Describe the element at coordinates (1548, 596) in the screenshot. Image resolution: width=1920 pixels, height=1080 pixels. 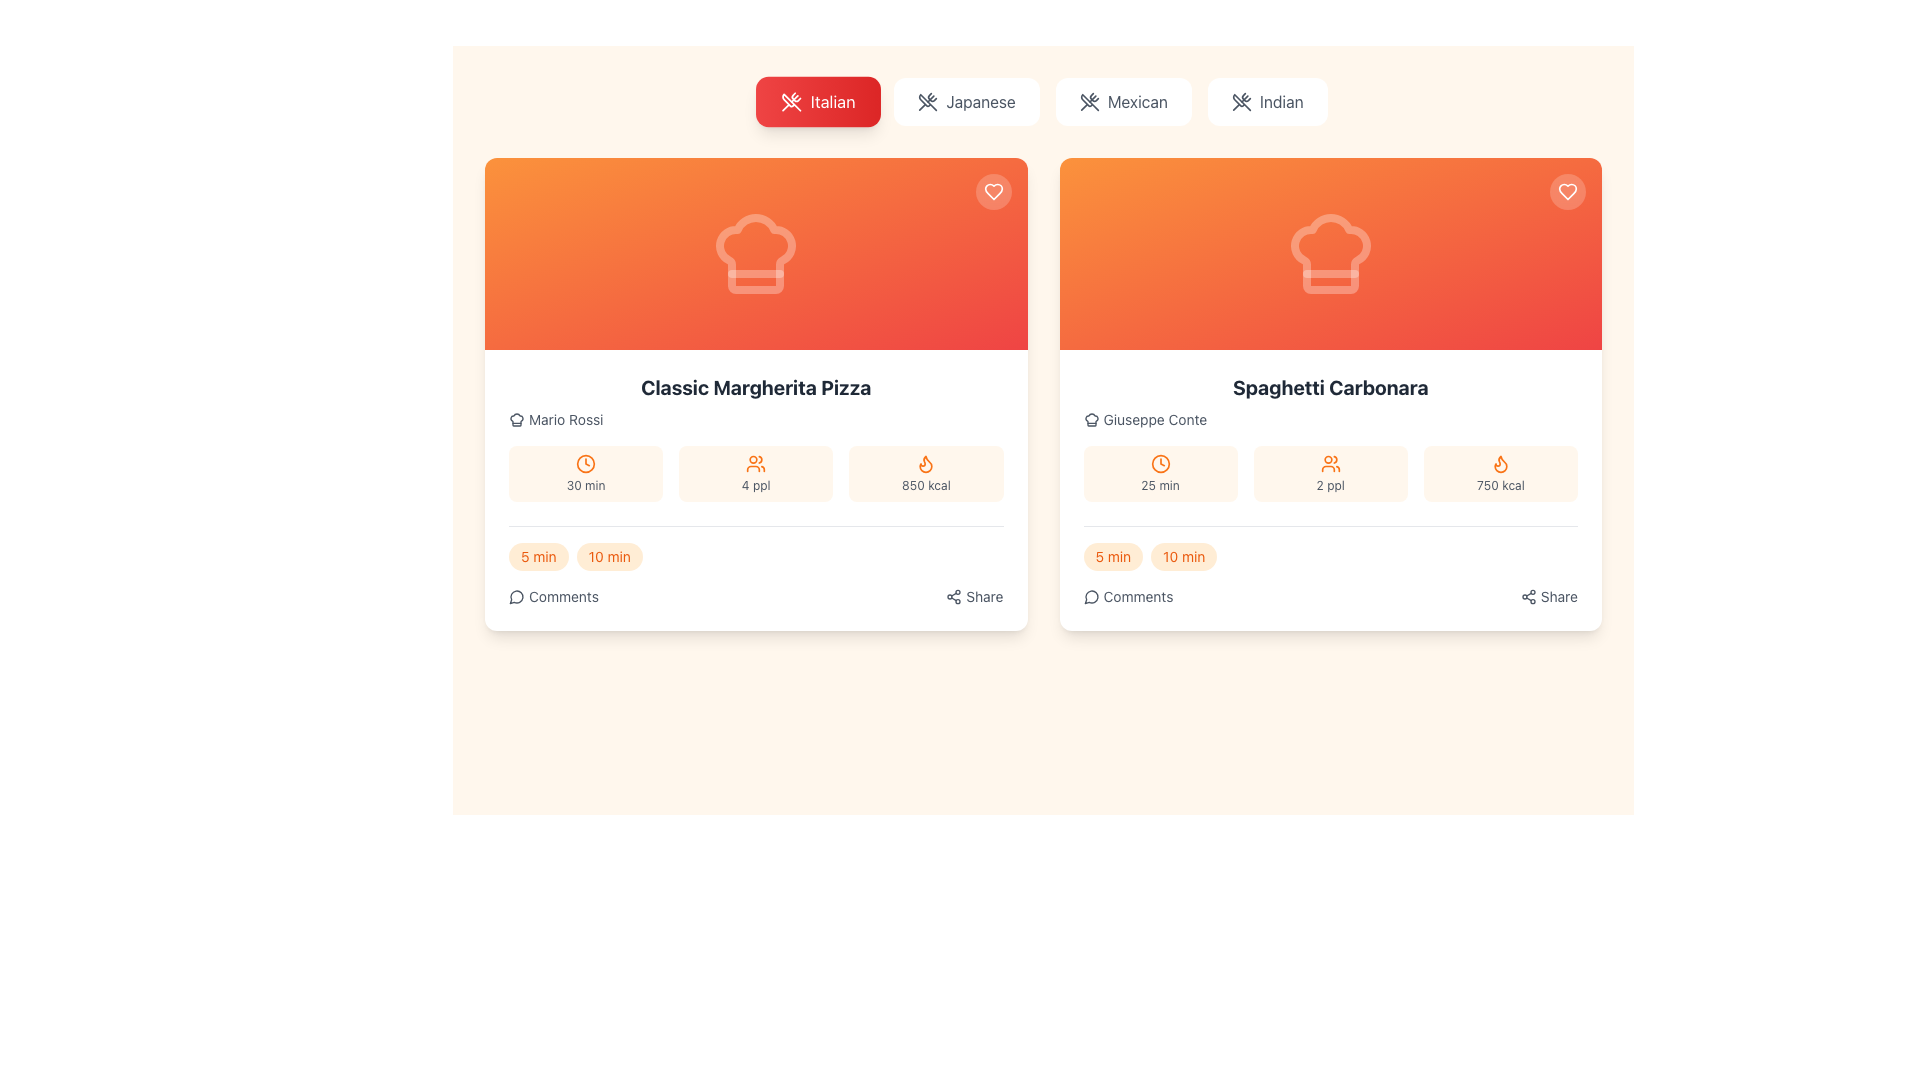
I see `the share button located at the bottom right of the 'Spaghetti Carbonara' card` at that location.